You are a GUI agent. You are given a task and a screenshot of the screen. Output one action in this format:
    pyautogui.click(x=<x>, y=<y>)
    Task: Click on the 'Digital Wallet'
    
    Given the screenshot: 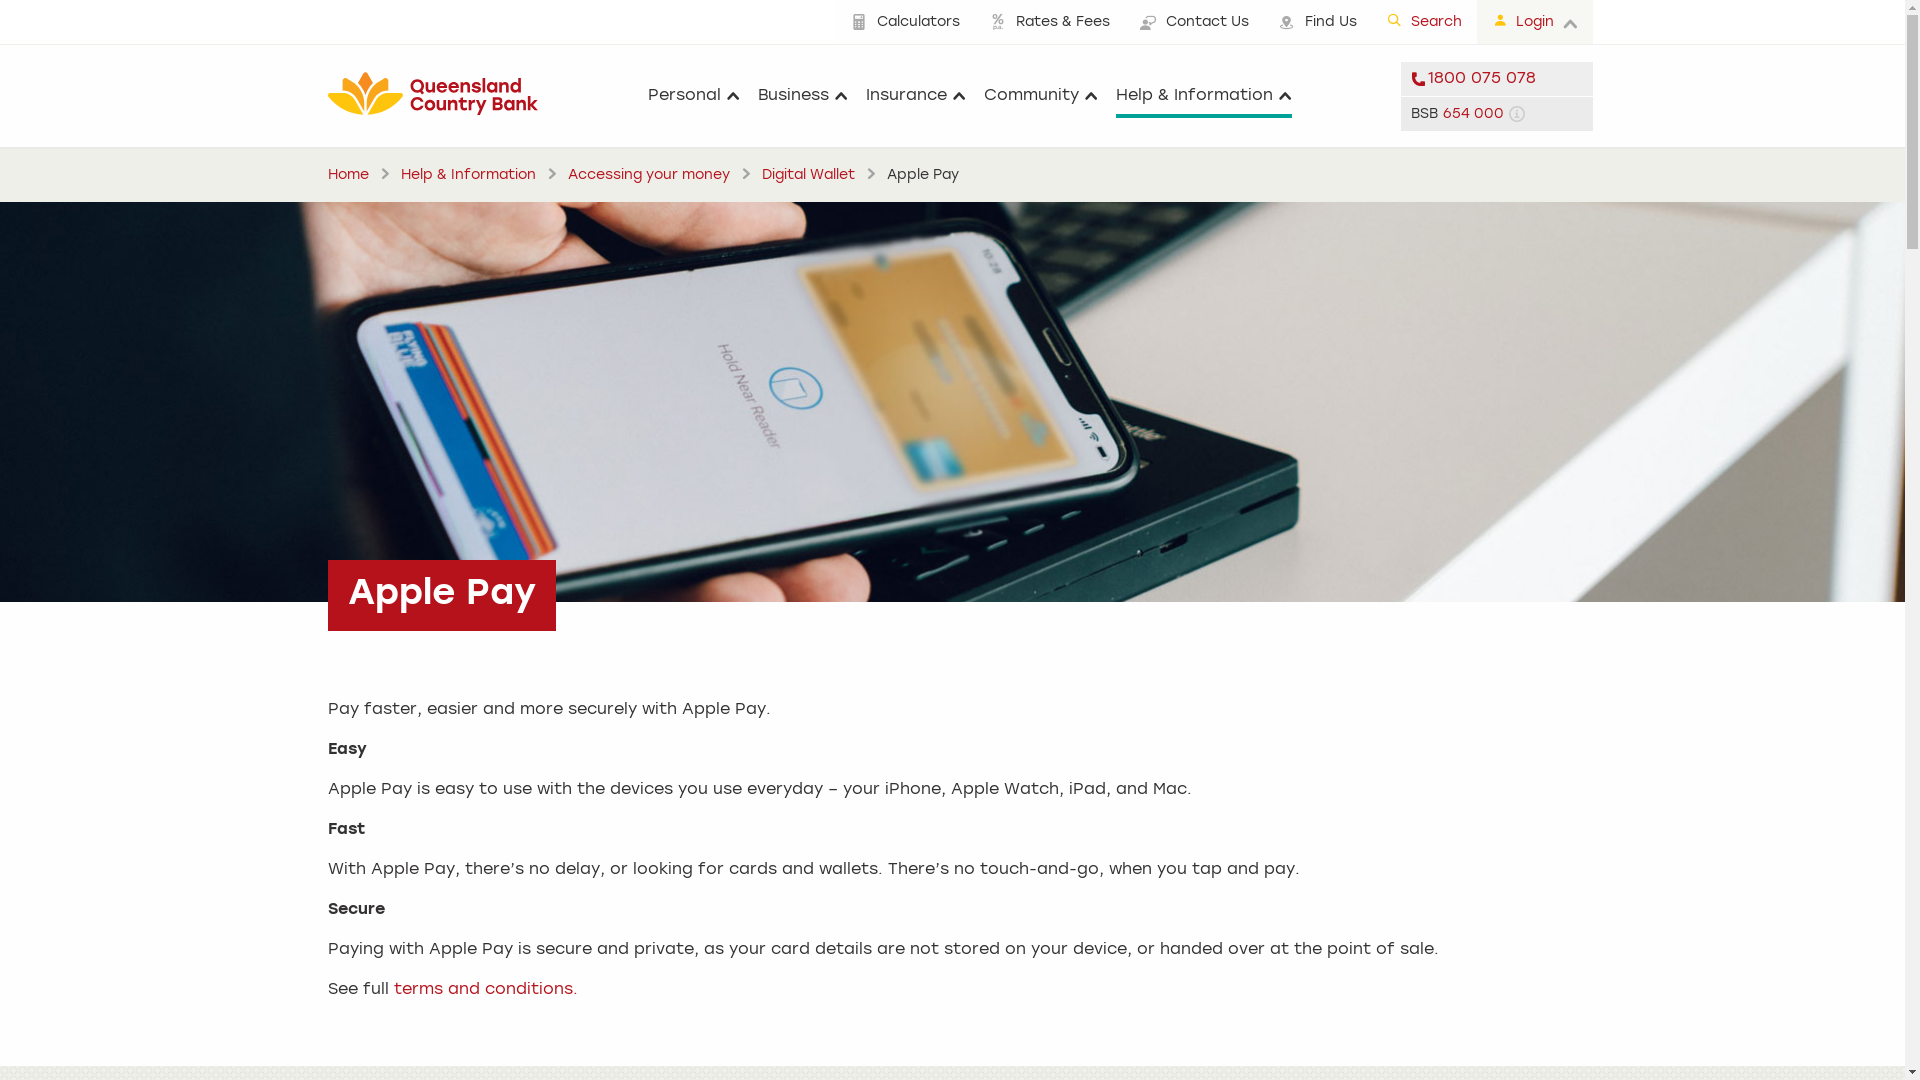 What is the action you would take?
    pyautogui.click(x=808, y=173)
    